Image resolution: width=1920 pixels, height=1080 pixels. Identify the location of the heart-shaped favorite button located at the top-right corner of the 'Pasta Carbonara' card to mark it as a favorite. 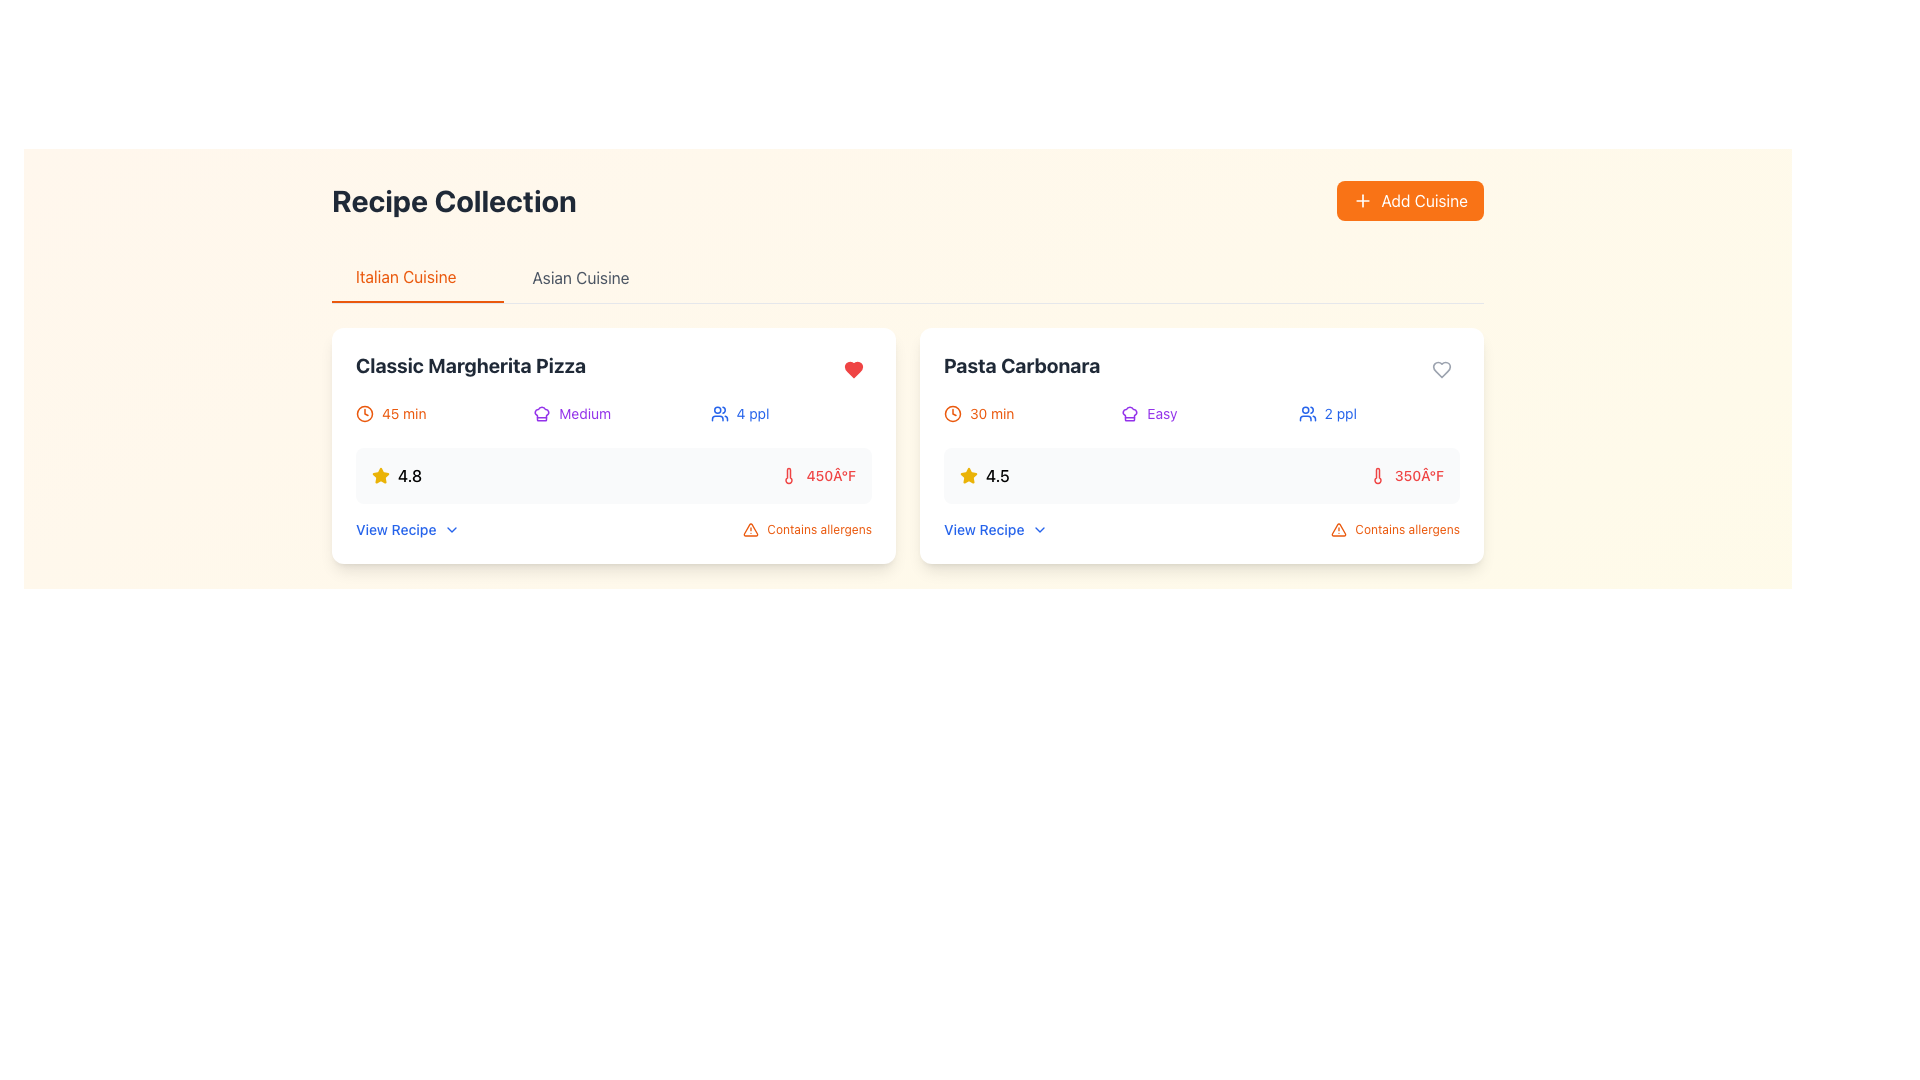
(1441, 370).